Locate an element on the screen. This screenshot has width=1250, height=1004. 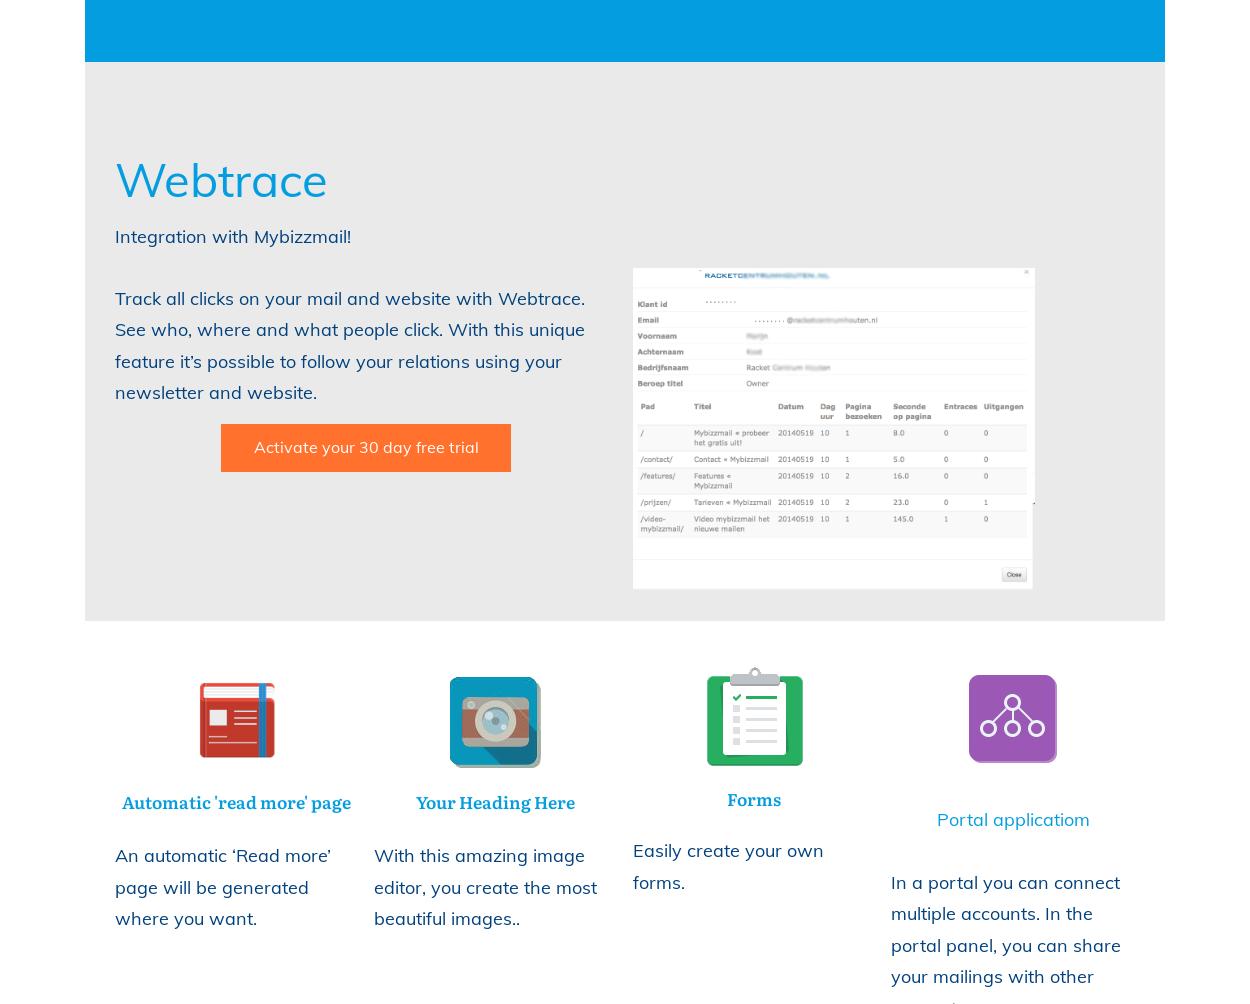
'Activate your 30 day free trial' is located at coordinates (364, 444).